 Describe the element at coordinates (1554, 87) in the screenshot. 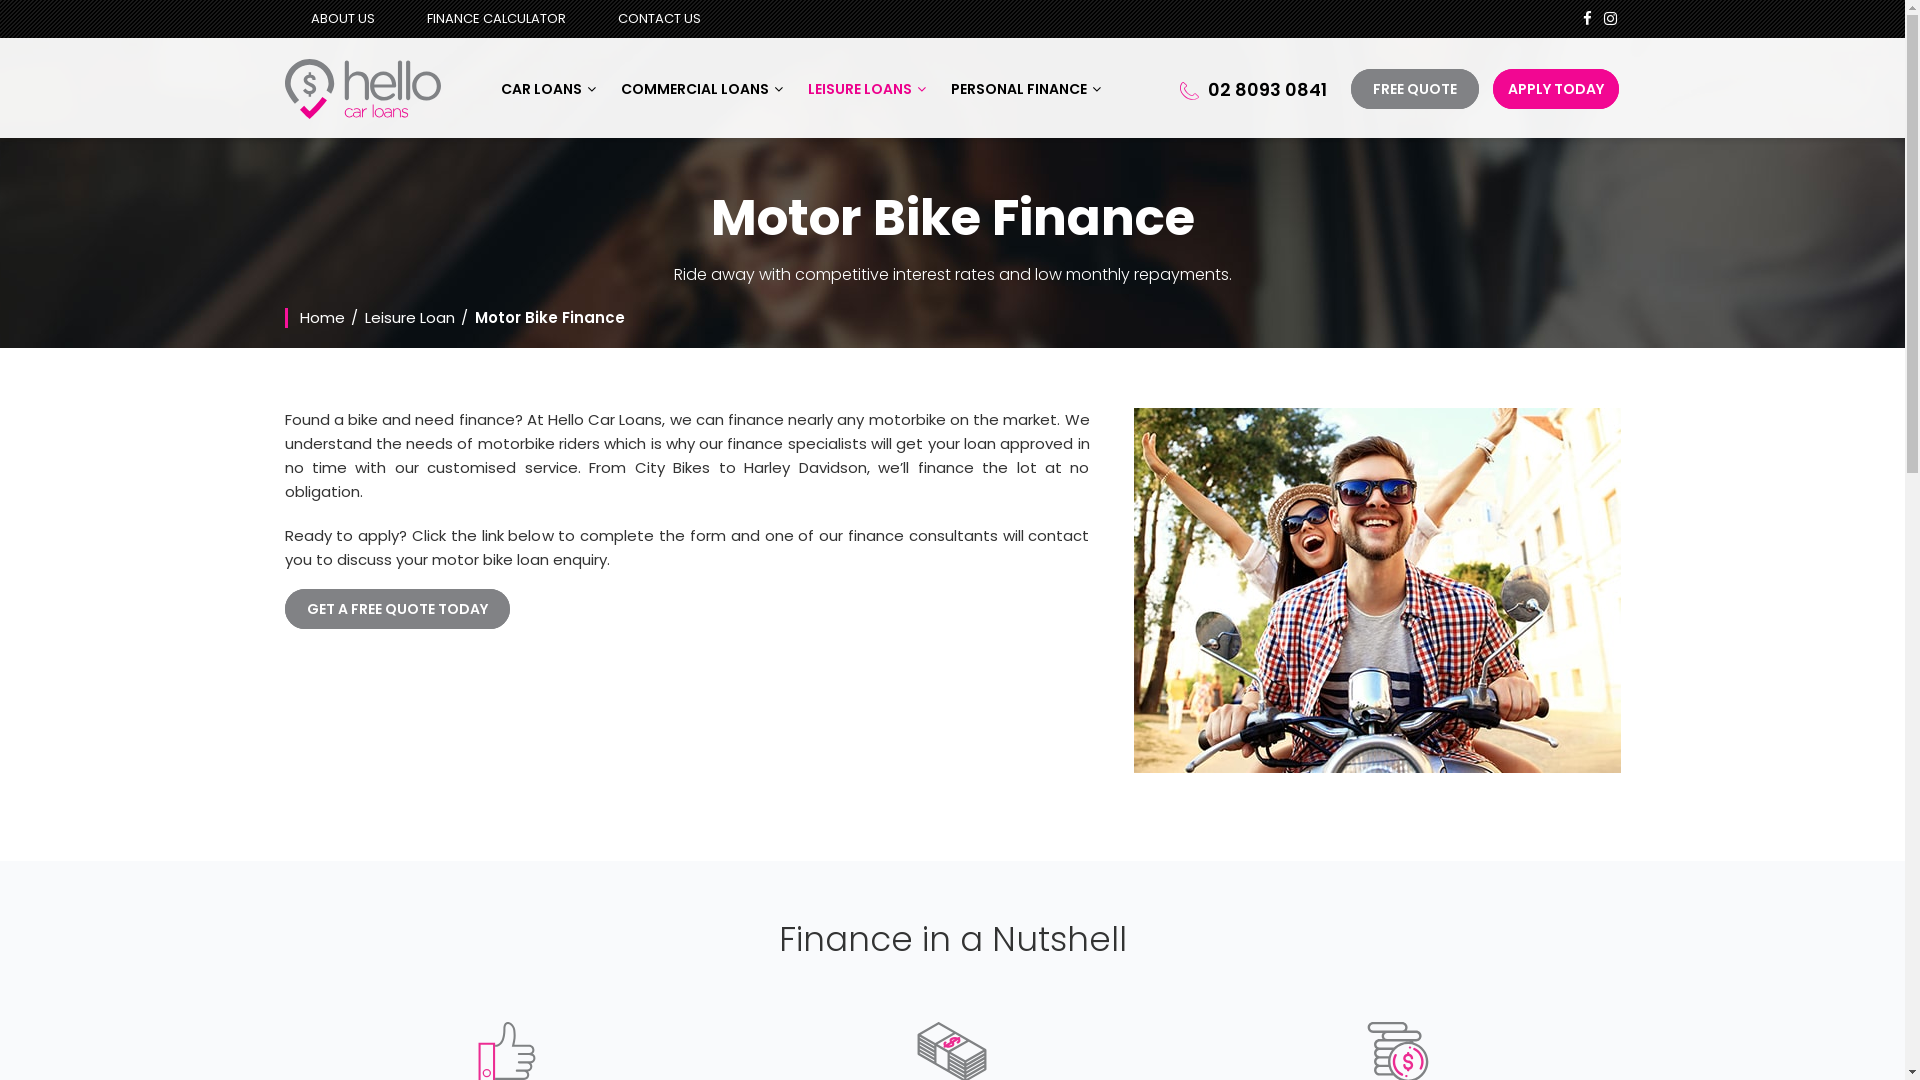

I see `'APPLY TODAY'` at that location.